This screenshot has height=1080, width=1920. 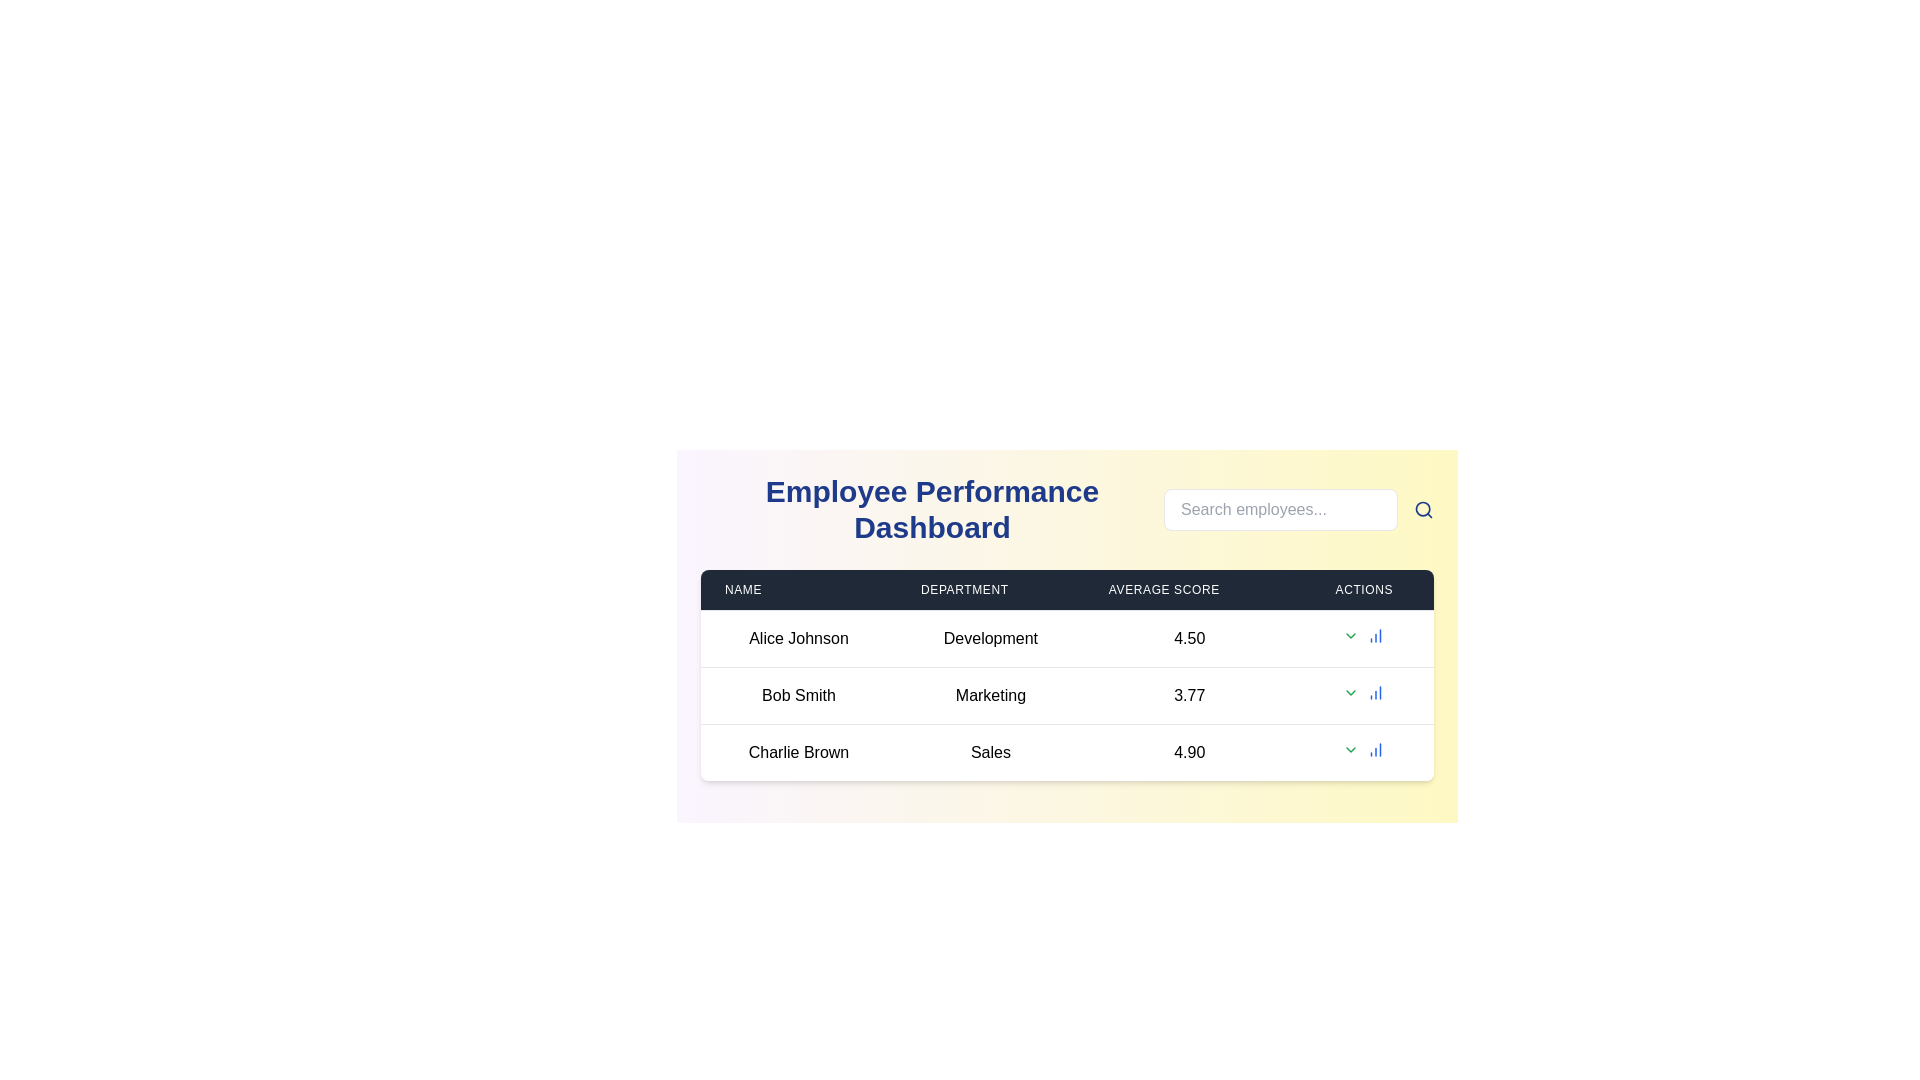 I want to click on displayed value '4.50' from the AVERAGE SCORE column in the Employee Performance Dashboard table, specifically for Alice Johnson in the Development department, so click(x=1189, y=639).